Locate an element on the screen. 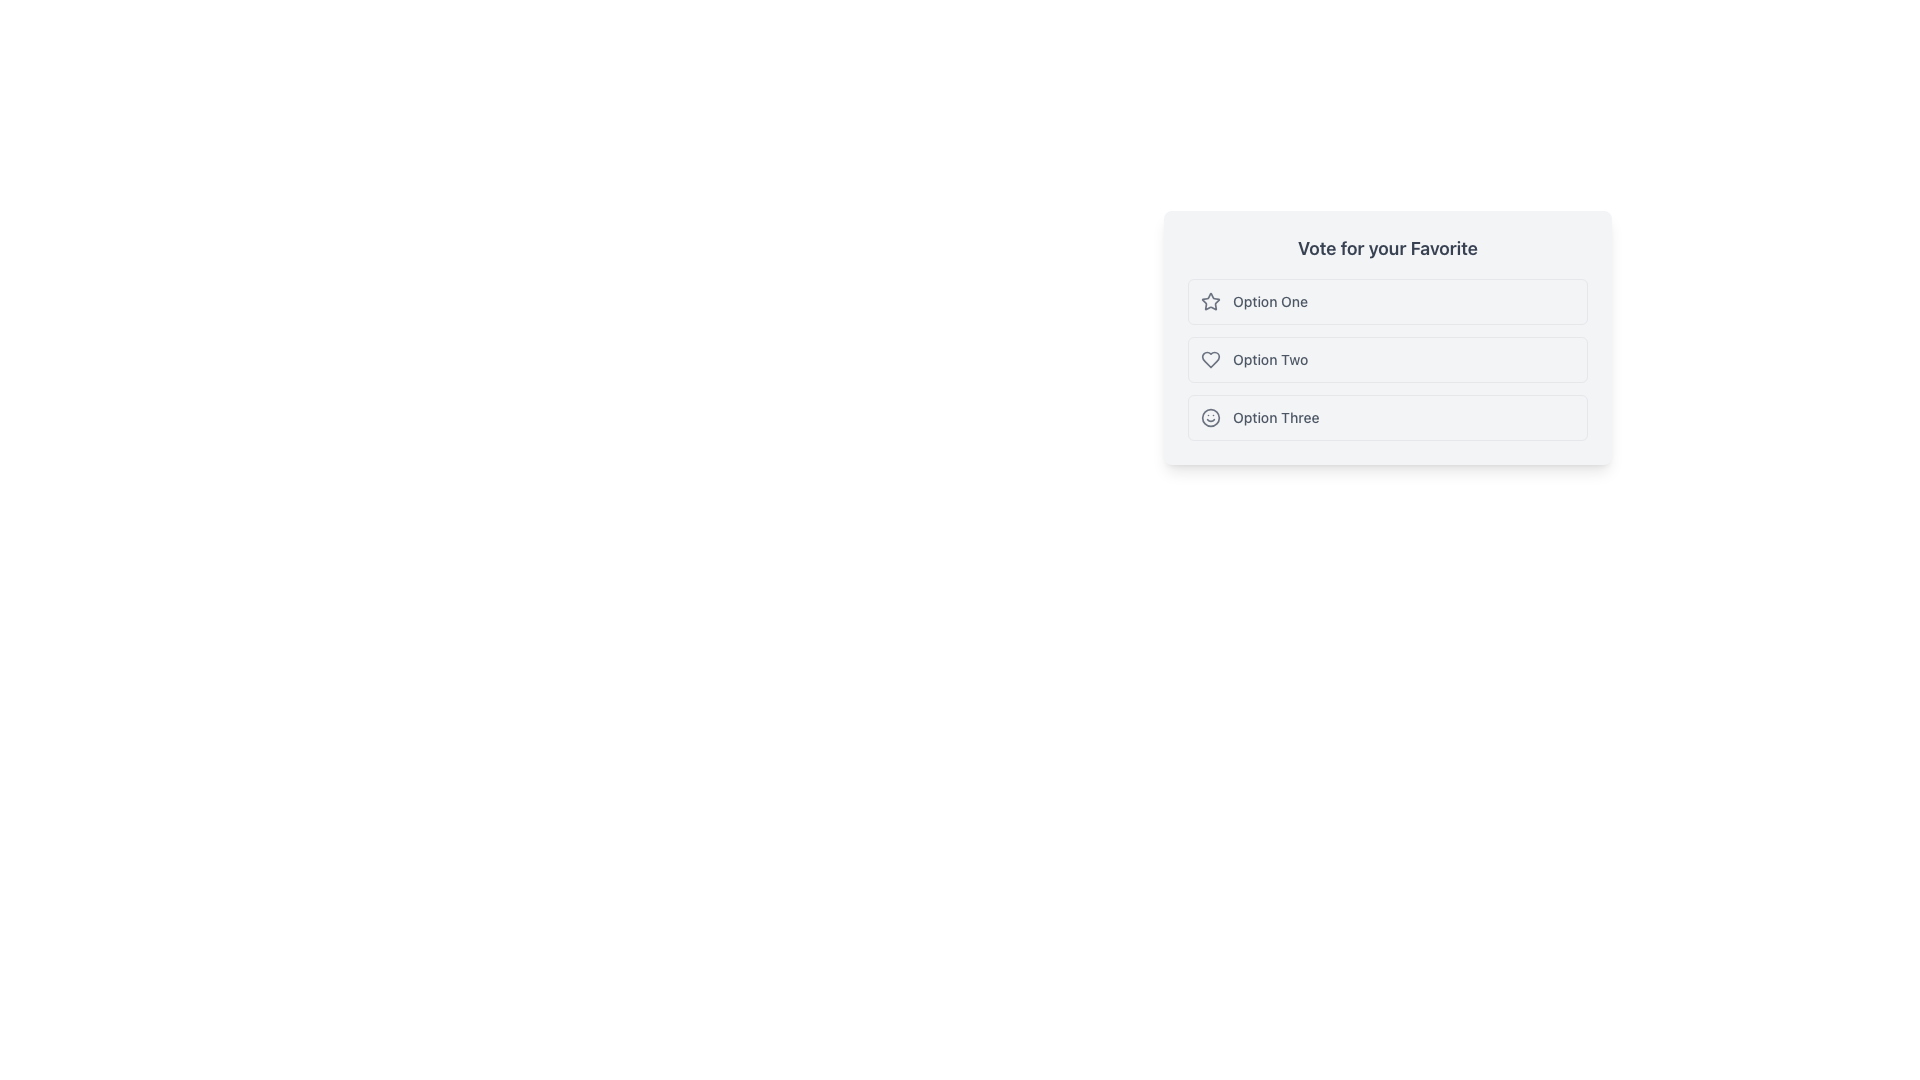  the uninteractive entry labeled 'Option Three' in the voting list, which is the last option located at the bottom of the list is located at coordinates (1386, 416).